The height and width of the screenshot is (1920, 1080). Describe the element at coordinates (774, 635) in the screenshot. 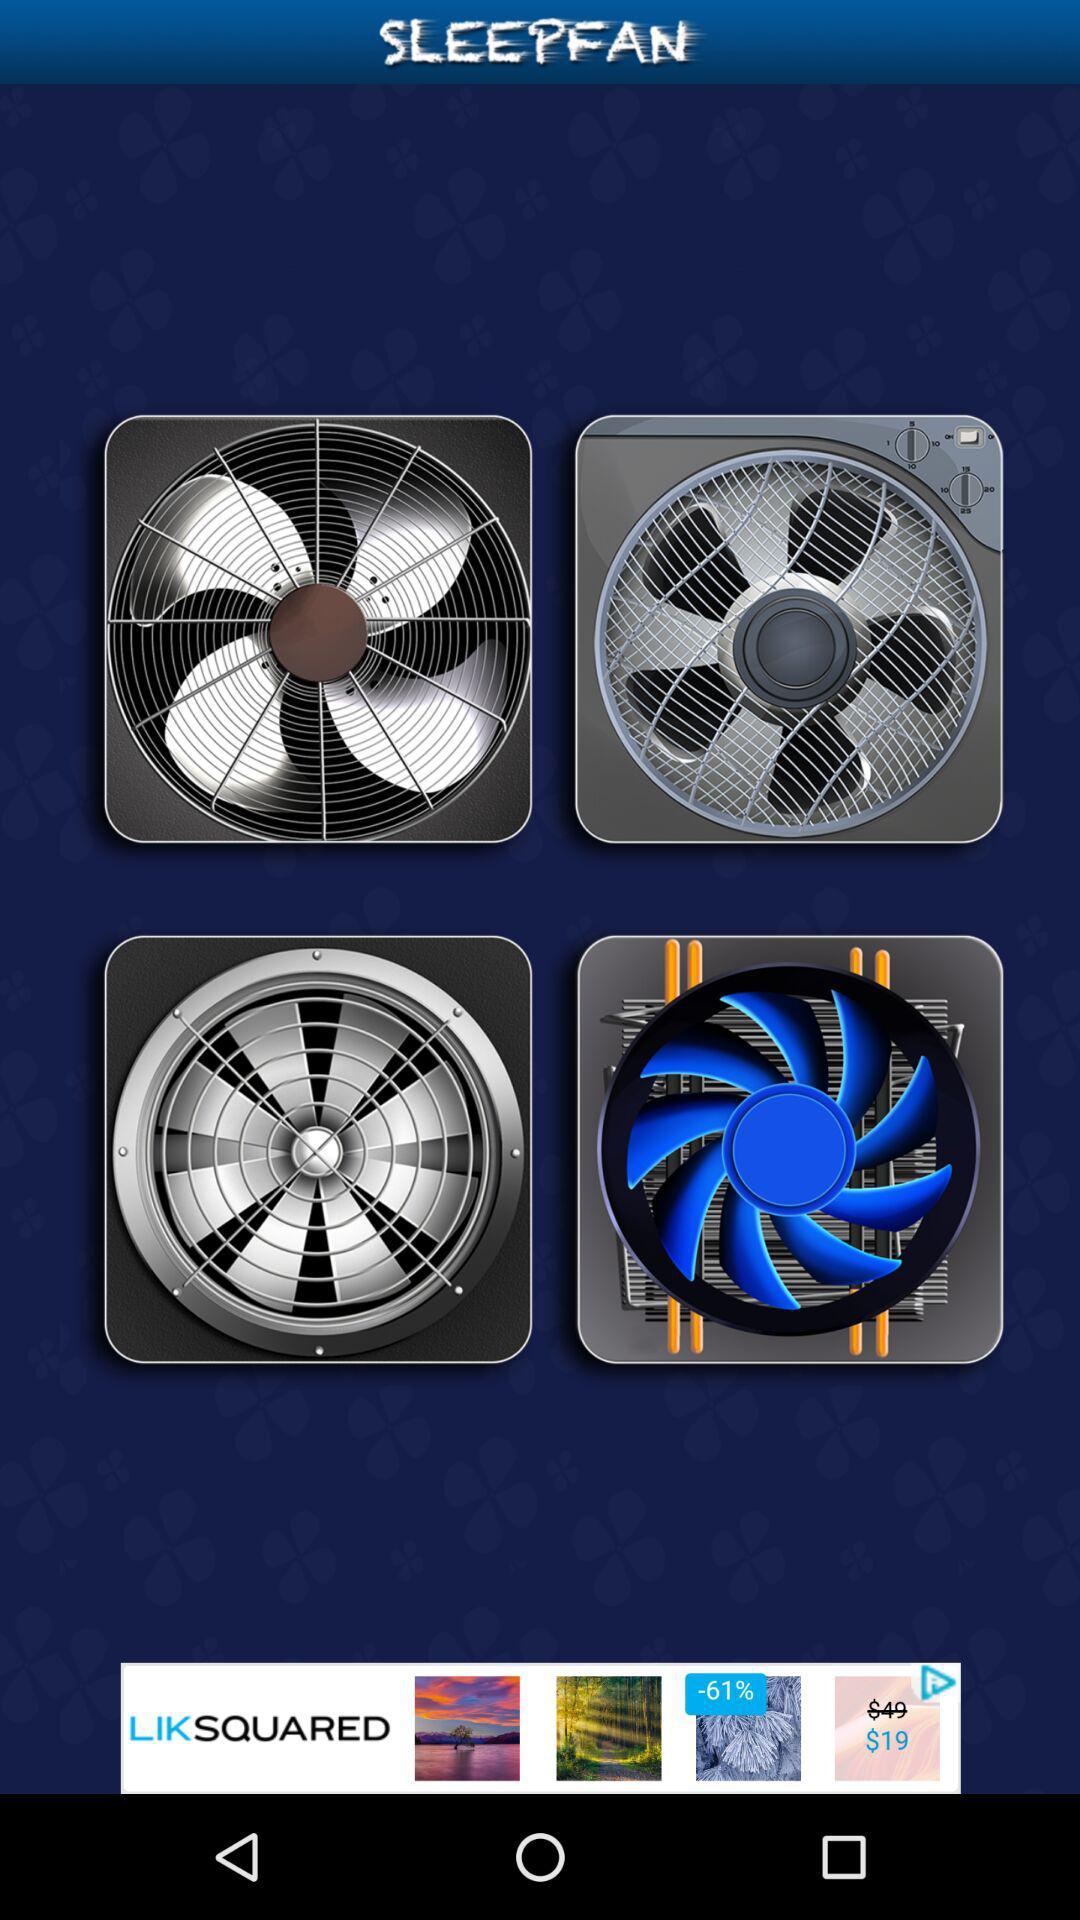

I see `the icon at the top right corner` at that location.